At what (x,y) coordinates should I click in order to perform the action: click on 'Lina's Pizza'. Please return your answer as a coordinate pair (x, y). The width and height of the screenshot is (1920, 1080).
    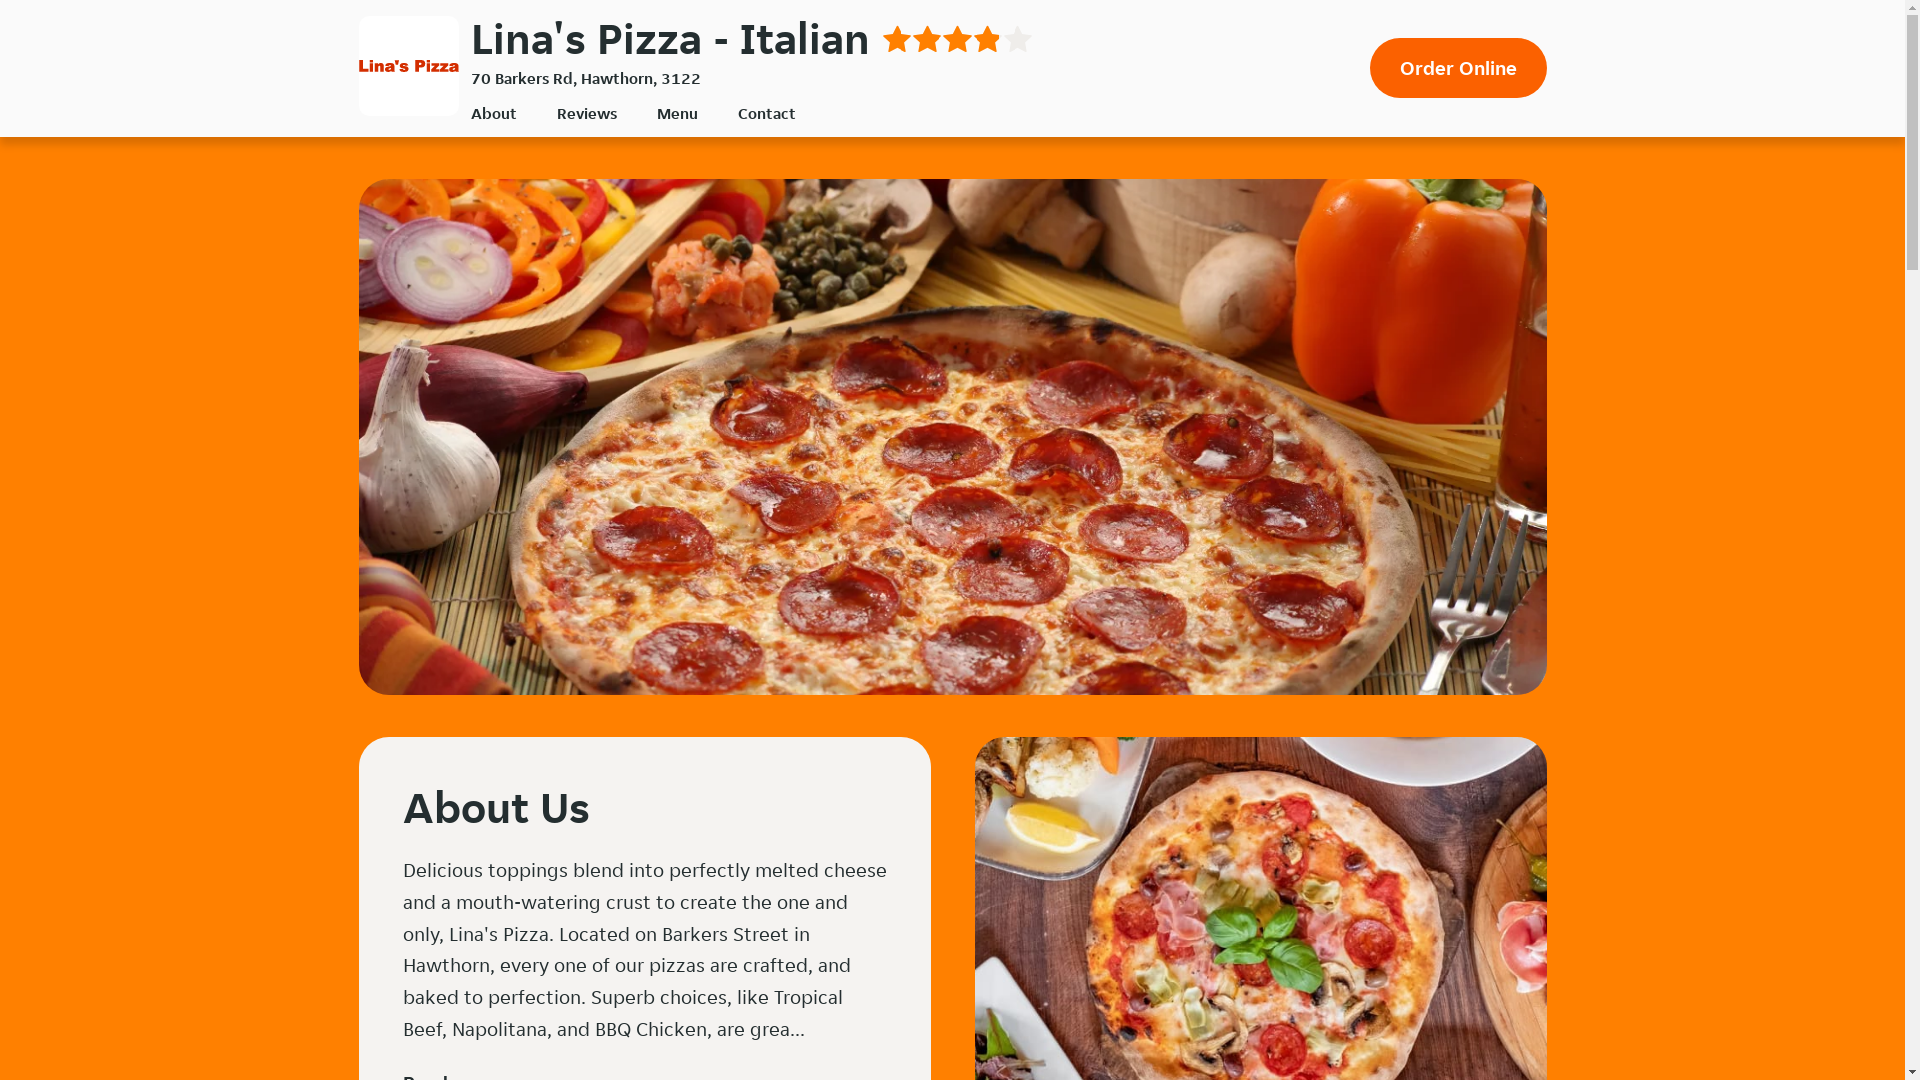
    Looking at the image, I should click on (407, 64).